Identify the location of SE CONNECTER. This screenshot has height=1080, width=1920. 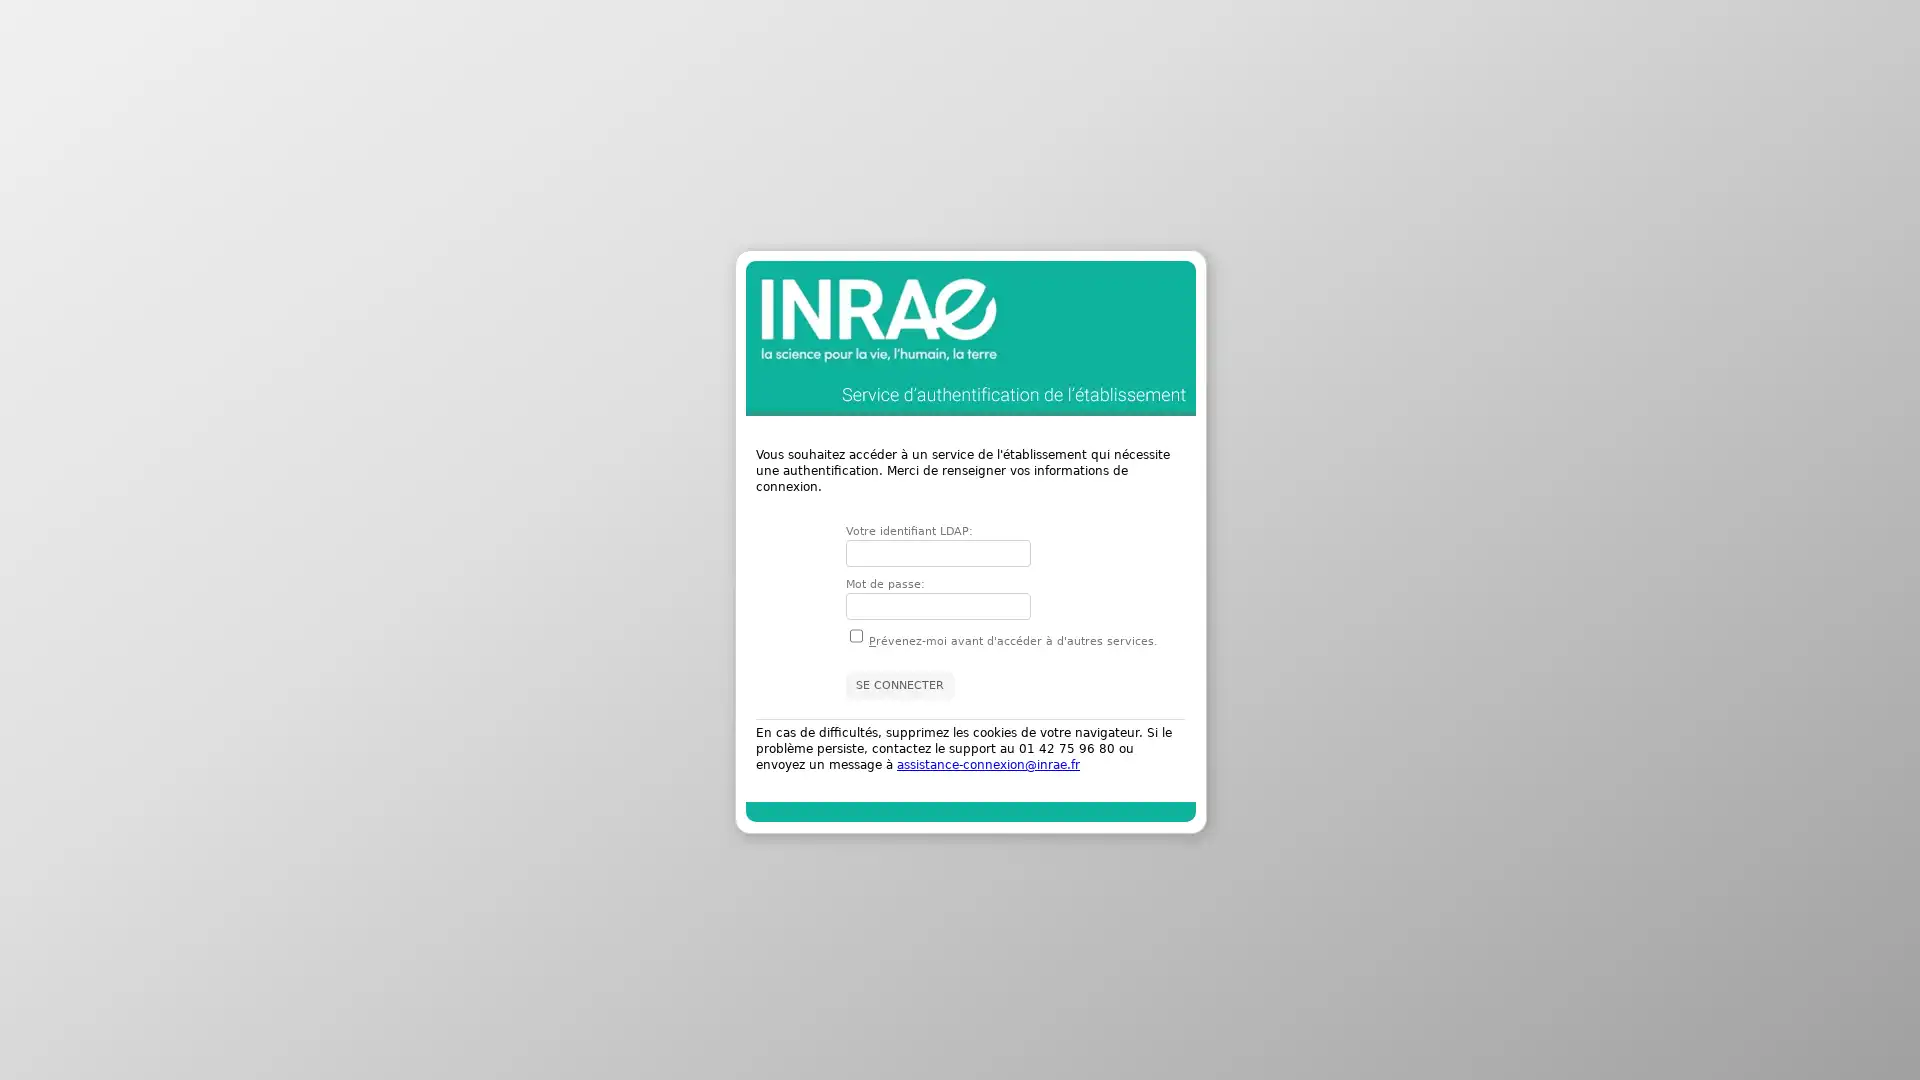
(899, 684).